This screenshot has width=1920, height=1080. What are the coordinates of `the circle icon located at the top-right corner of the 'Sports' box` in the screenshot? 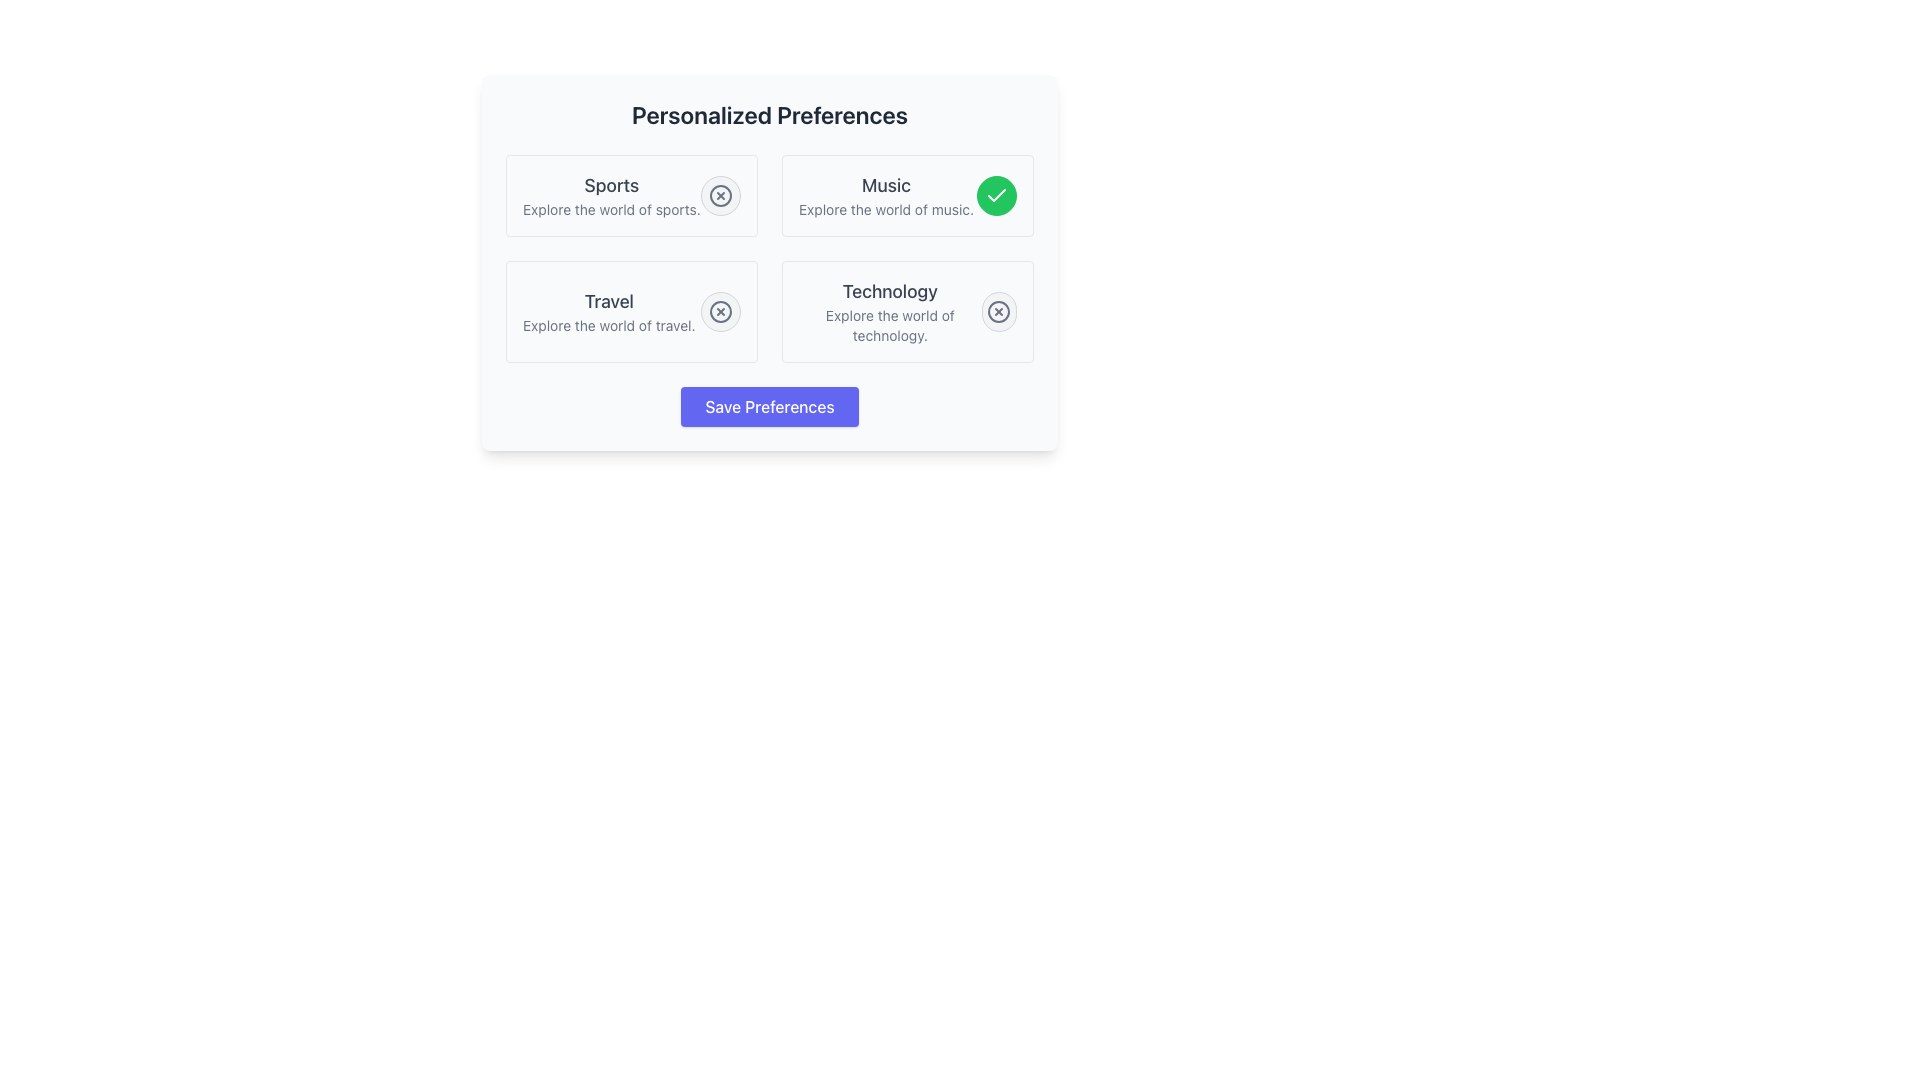 It's located at (720, 196).